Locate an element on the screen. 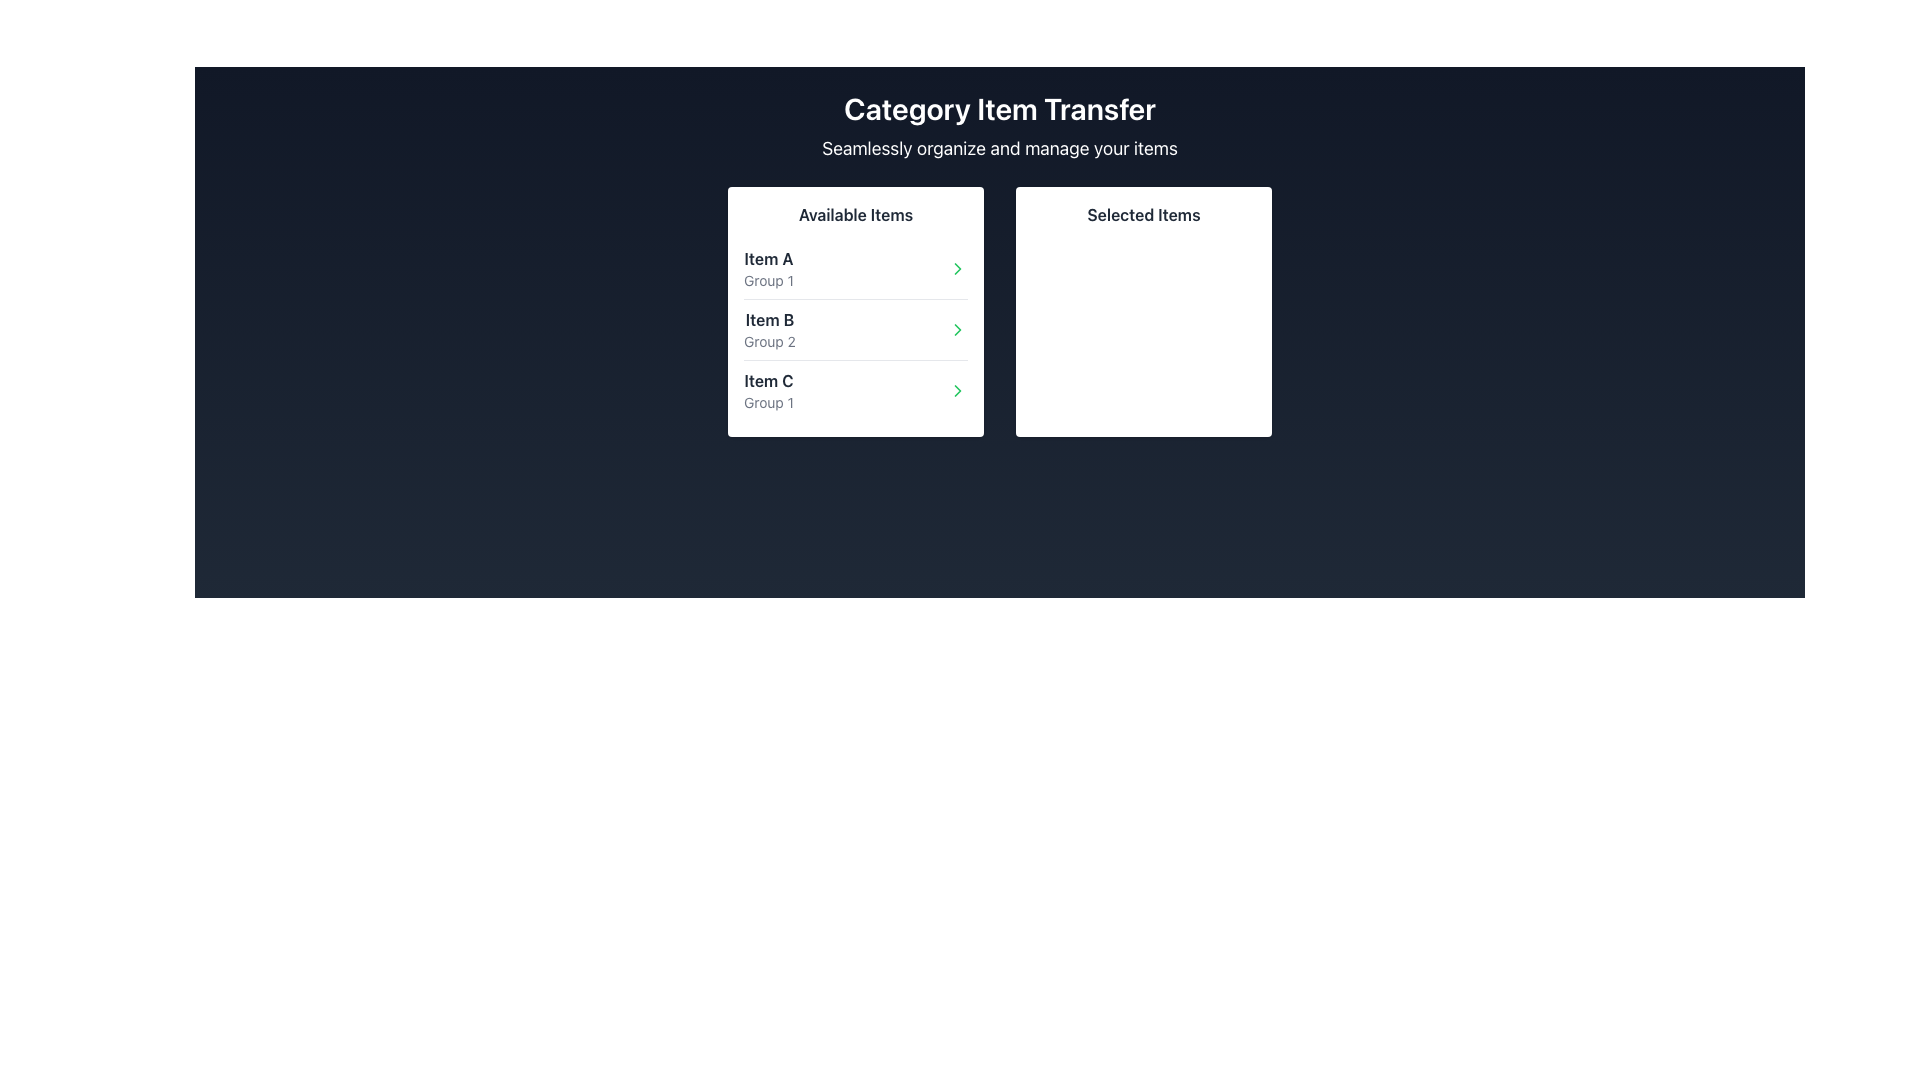 The width and height of the screenshot is (1920, 1080). the second list item representing 'Item B' is located at coordinates (855, 328).